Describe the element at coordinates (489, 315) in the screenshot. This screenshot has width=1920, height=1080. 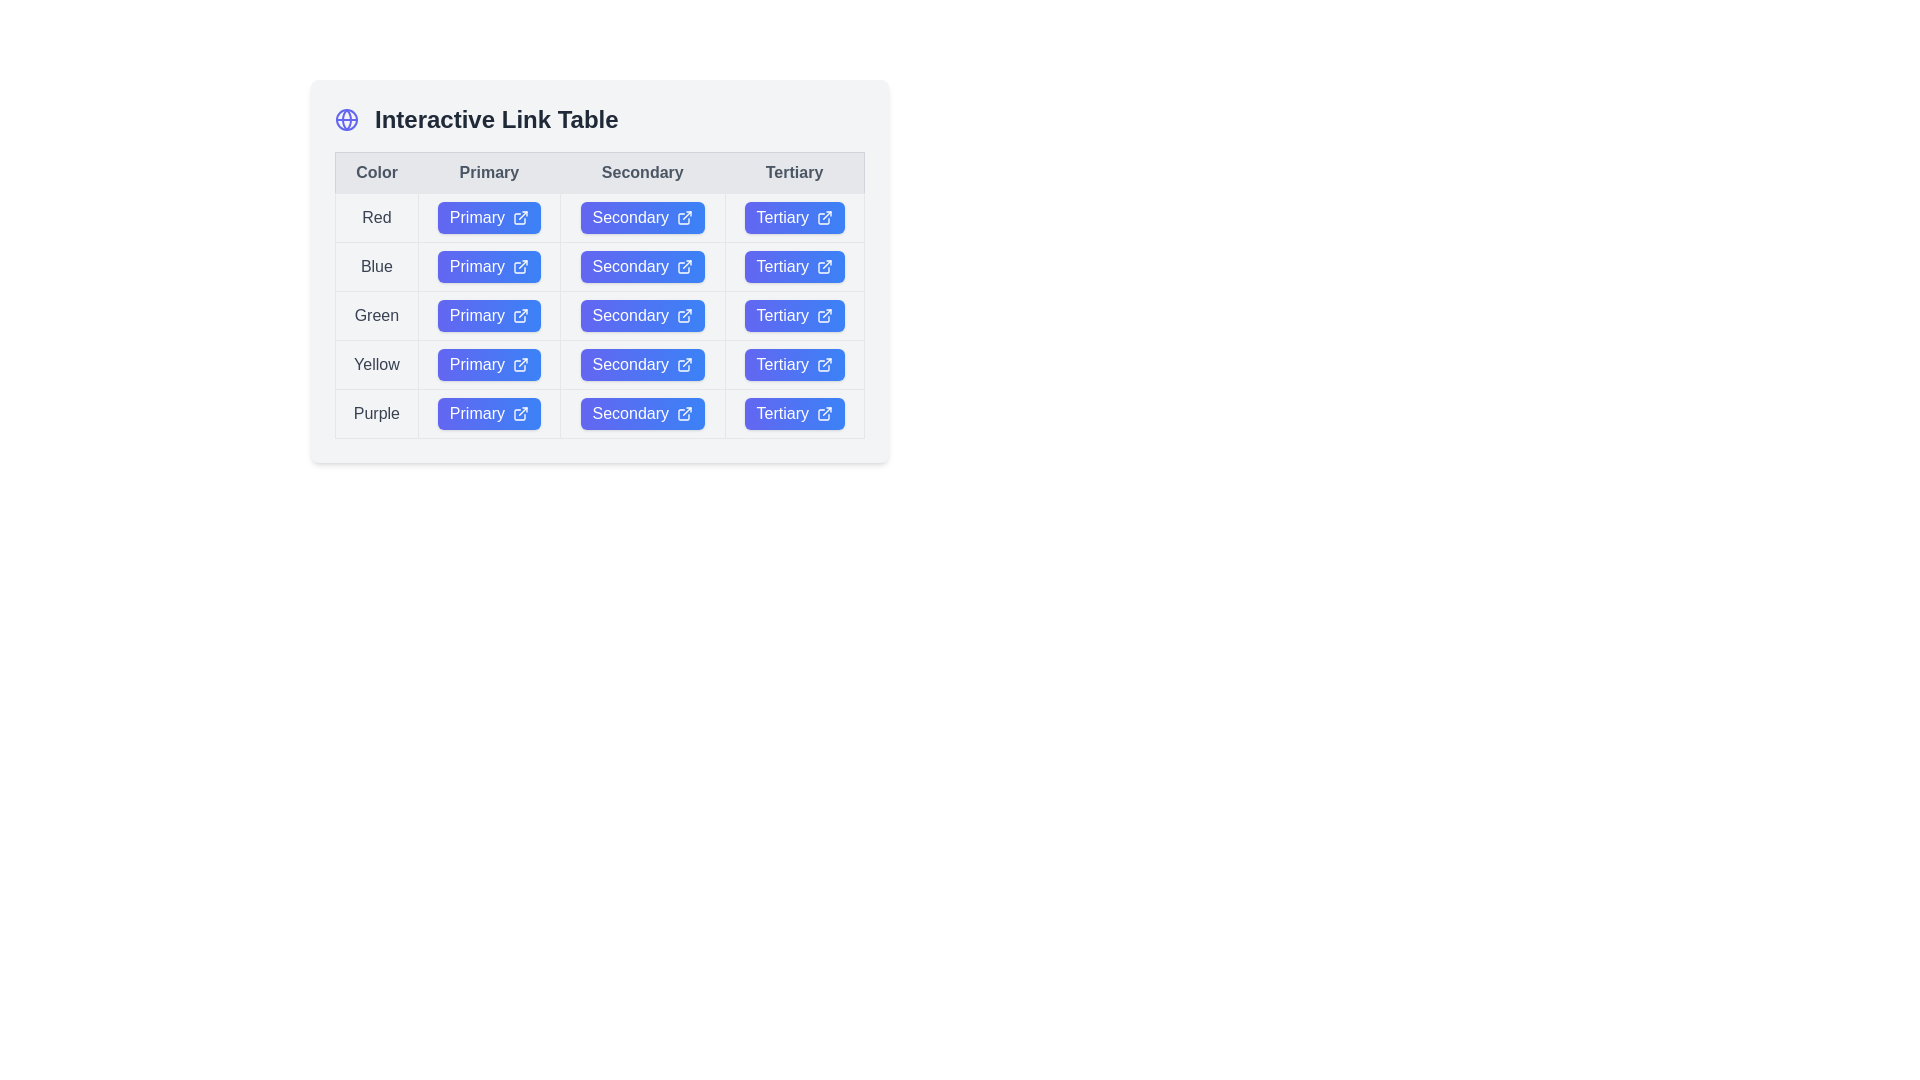
I see `the 'Primary' button with a gradient color from indigo to blue, containing white text` at that location.